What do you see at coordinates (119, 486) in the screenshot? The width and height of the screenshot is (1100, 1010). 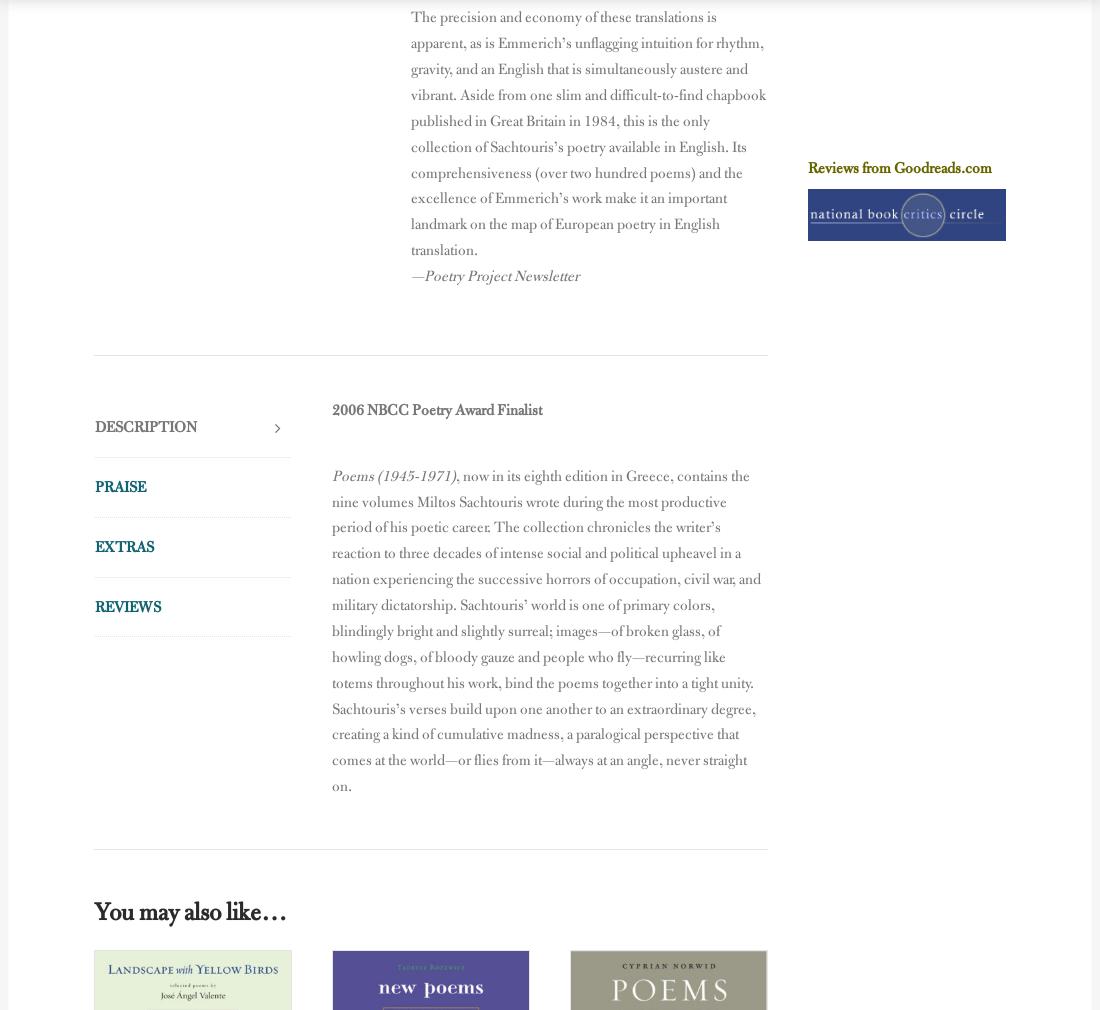 I see `'Praise'` at bounding box center [119, 486].